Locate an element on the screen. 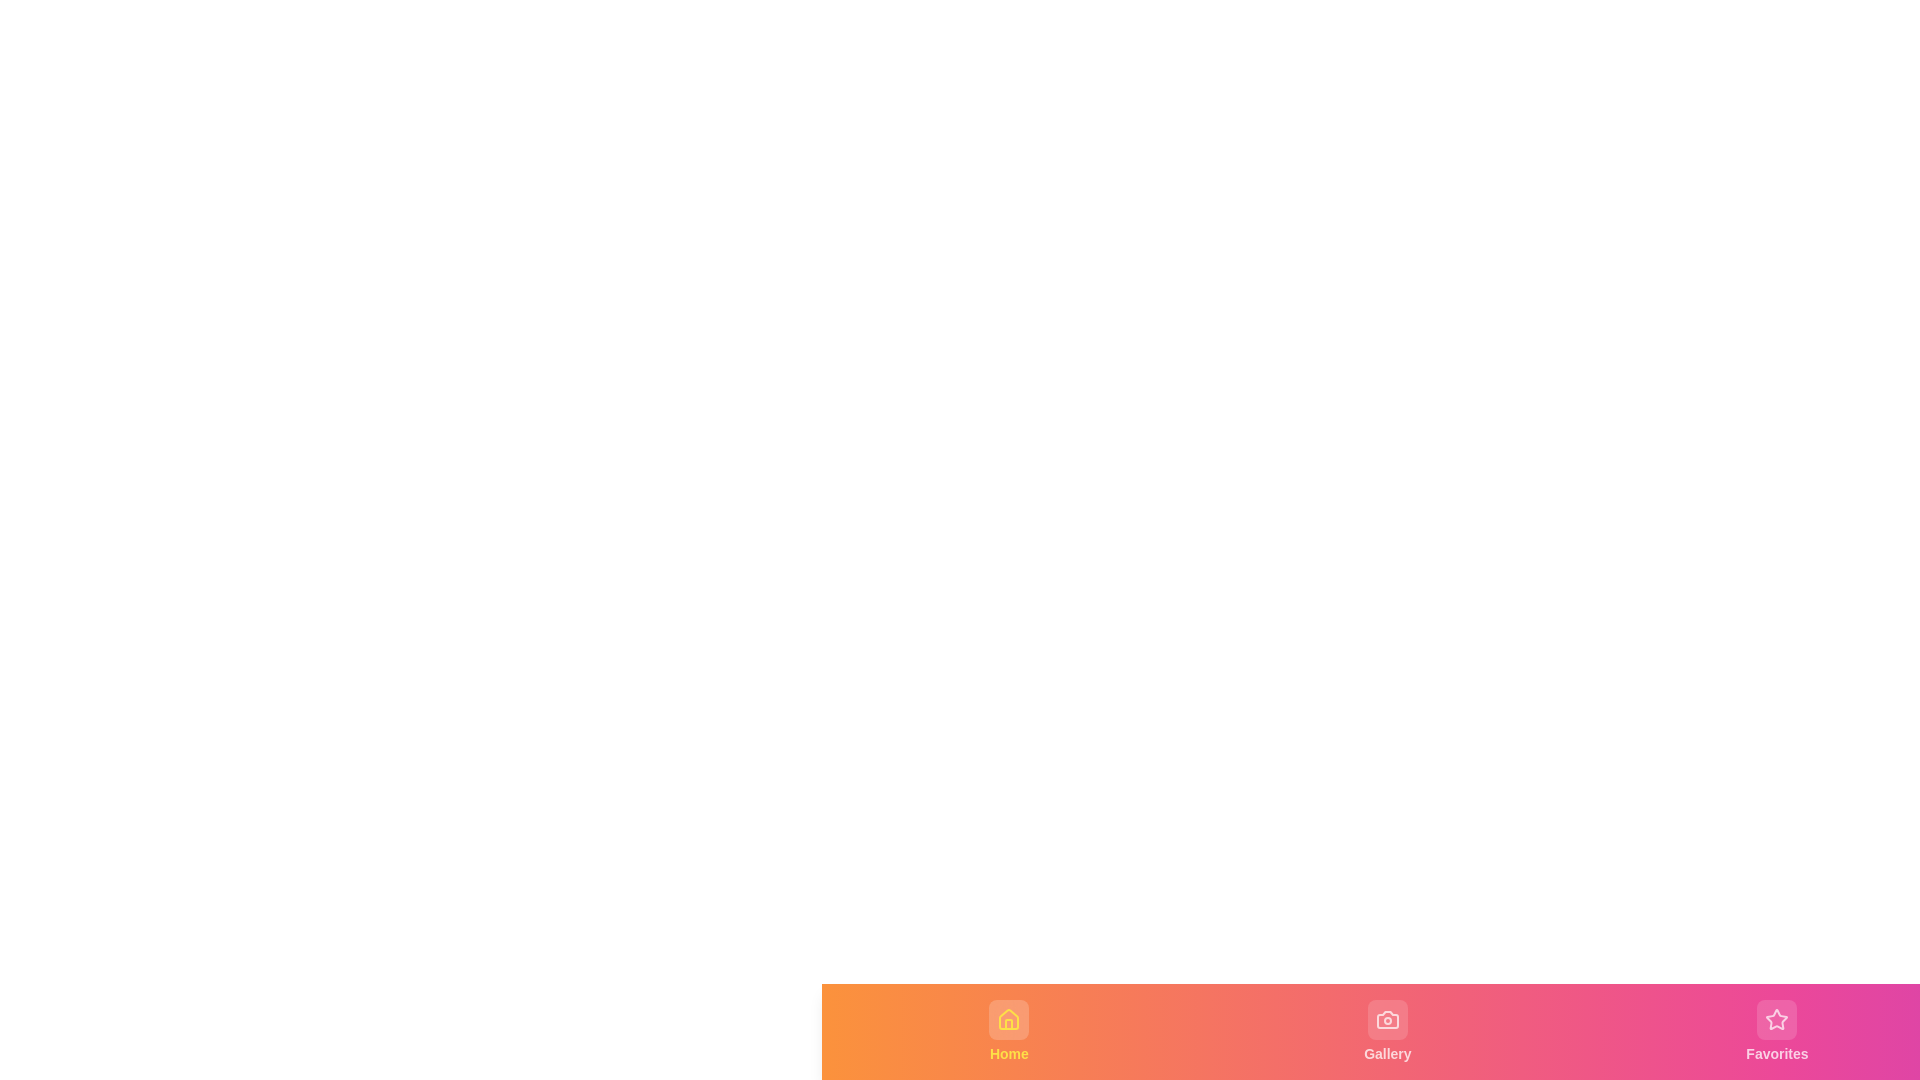 The height and width of the screenshot is (1080, 1920). the navigation tab labeled Home is located at coordinates (1009, 1032).